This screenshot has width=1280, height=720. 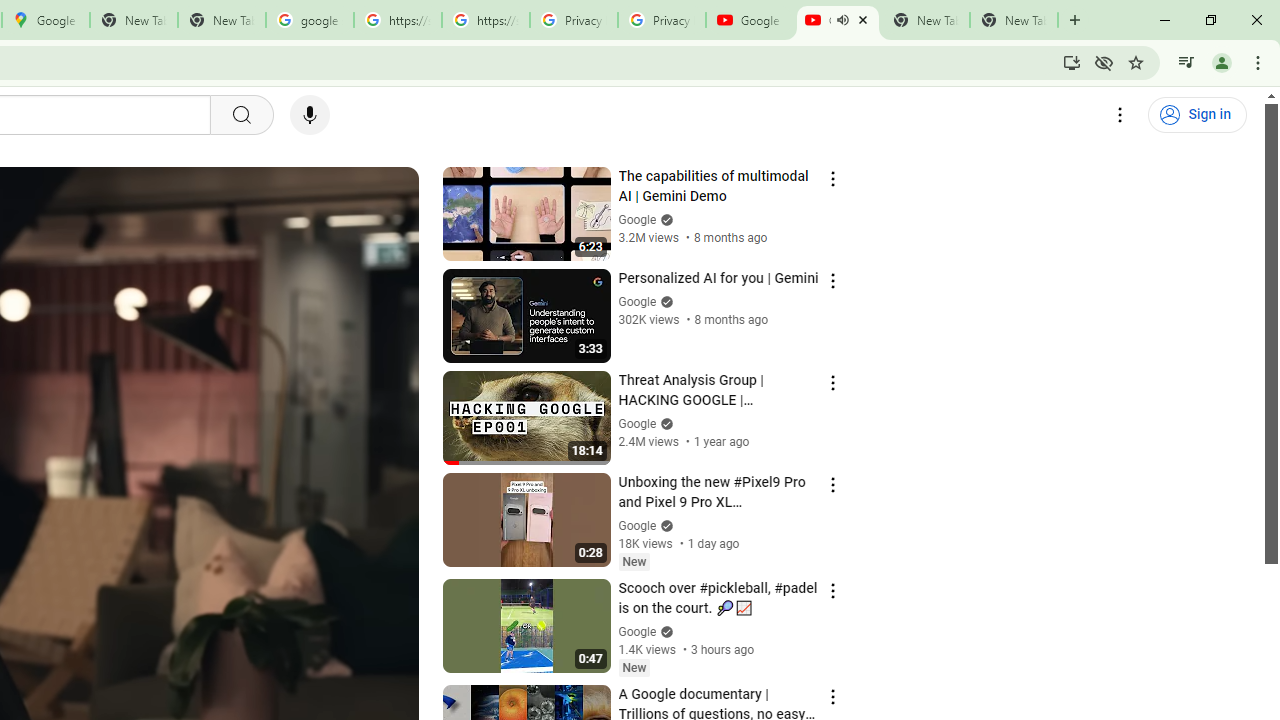 What do you see at coordinates (485, 20) in the screenshot?
I see `'https://scholar.google.com/'` at bounding box center [485, 20].